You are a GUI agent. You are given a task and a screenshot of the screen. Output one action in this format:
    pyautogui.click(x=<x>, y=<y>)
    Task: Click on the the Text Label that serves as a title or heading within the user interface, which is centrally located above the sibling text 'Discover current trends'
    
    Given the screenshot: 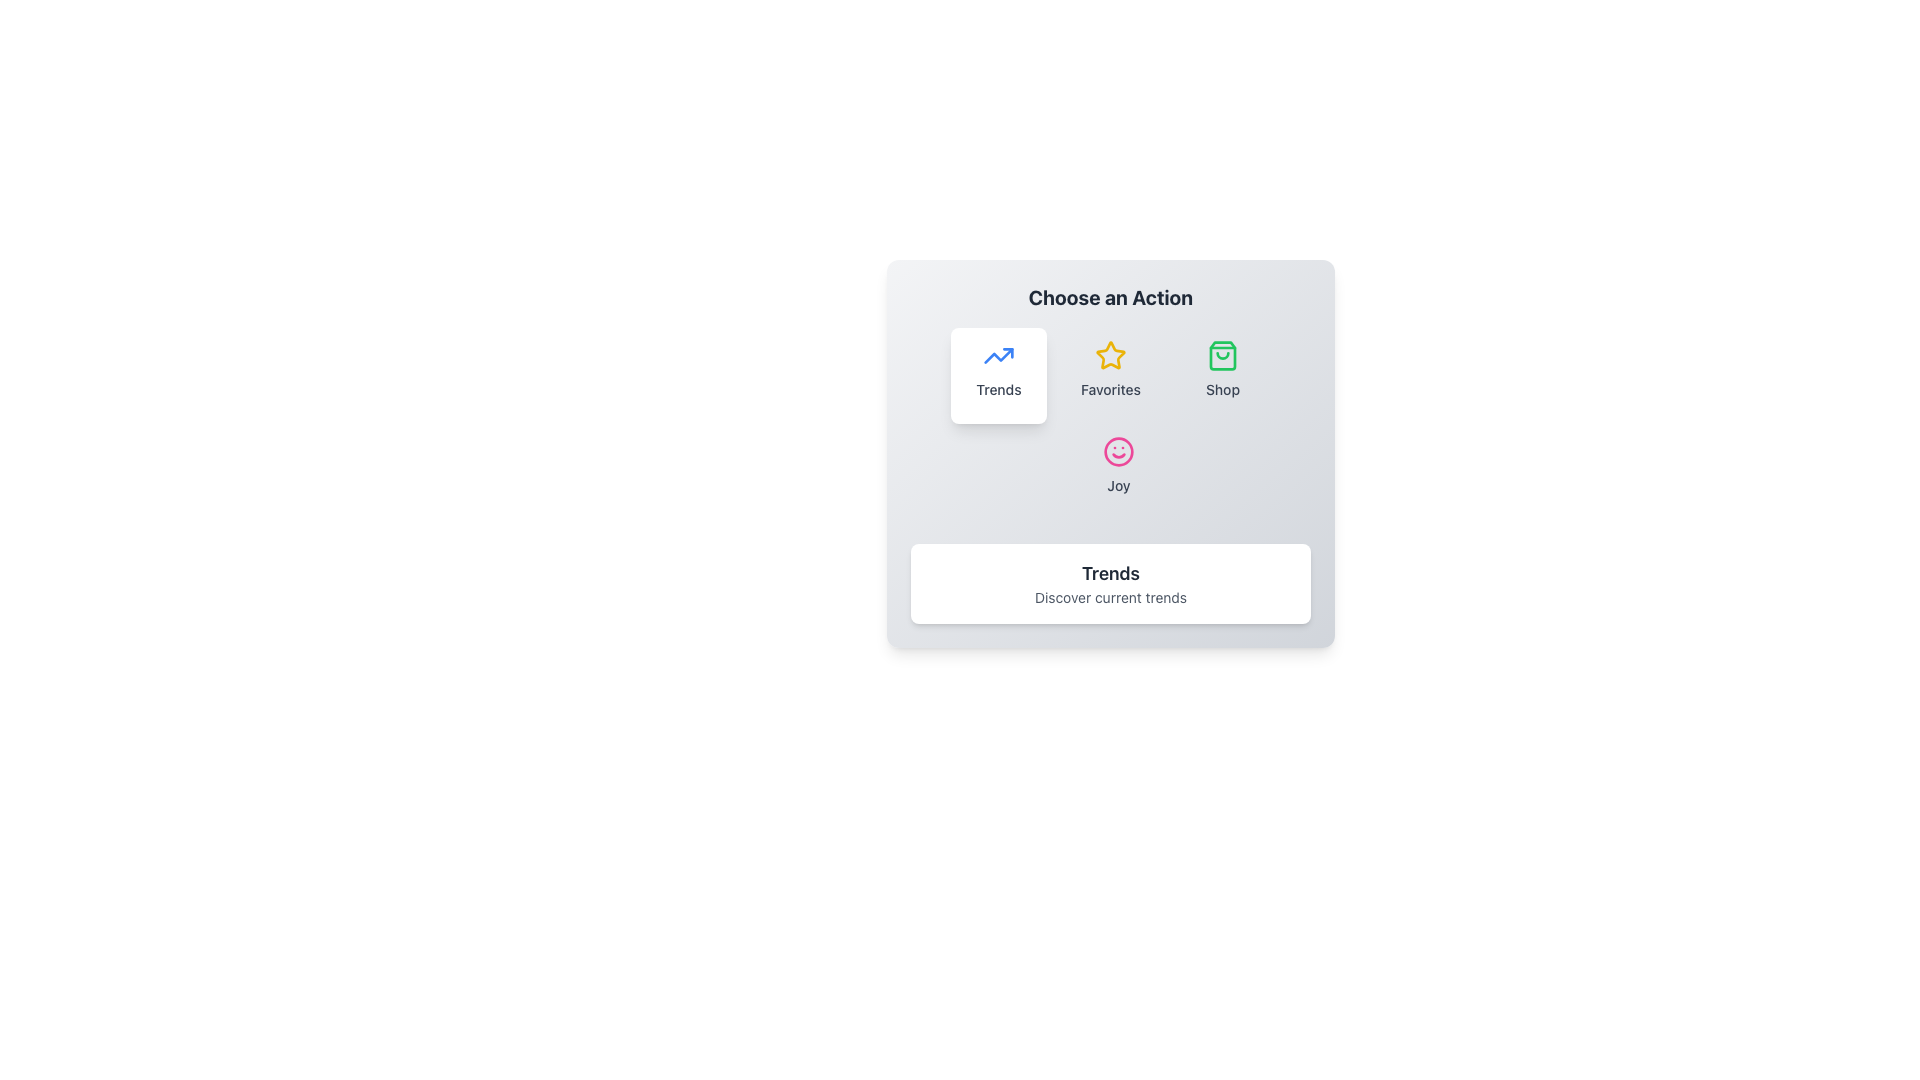 What is the action you would take?
    pyautogui.click(x=1109, y=574)
    